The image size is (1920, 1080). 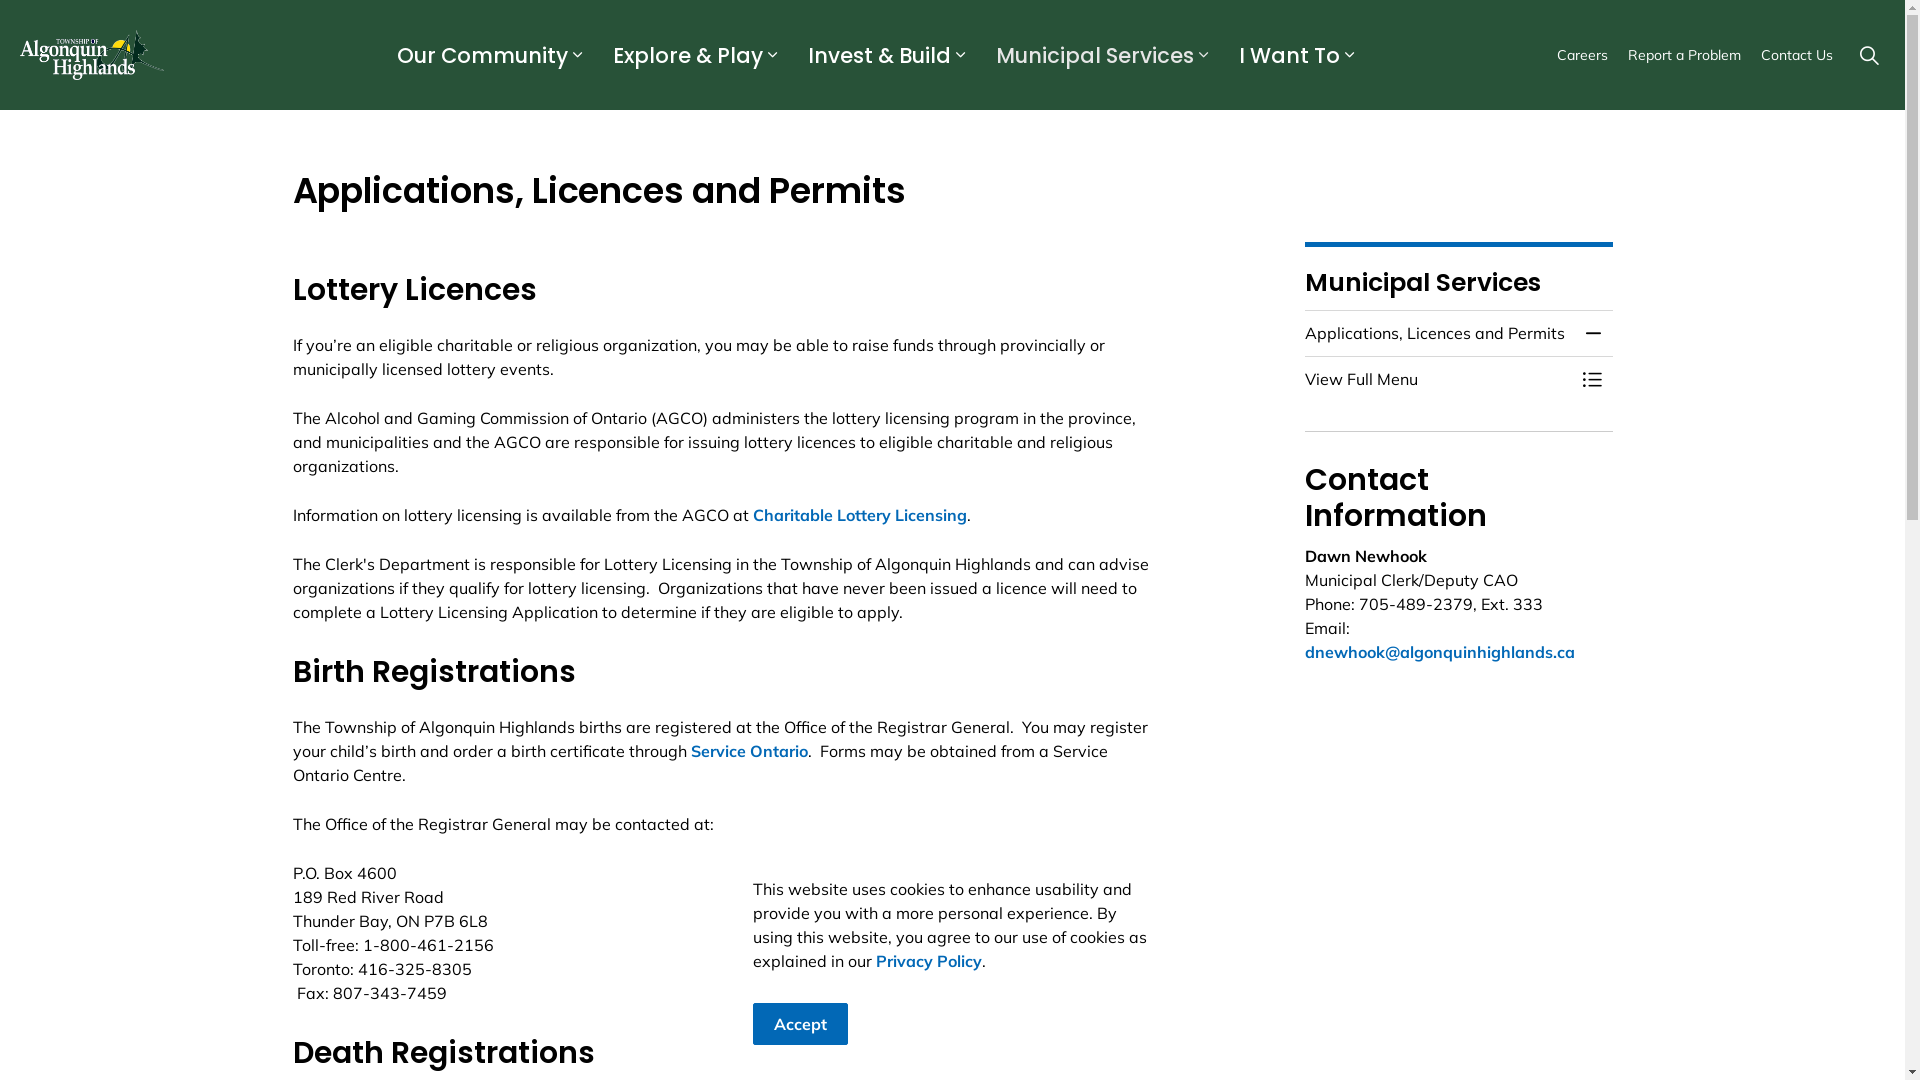 I want to click on 'Algonquin Highlands', so click(x=19, y=53).